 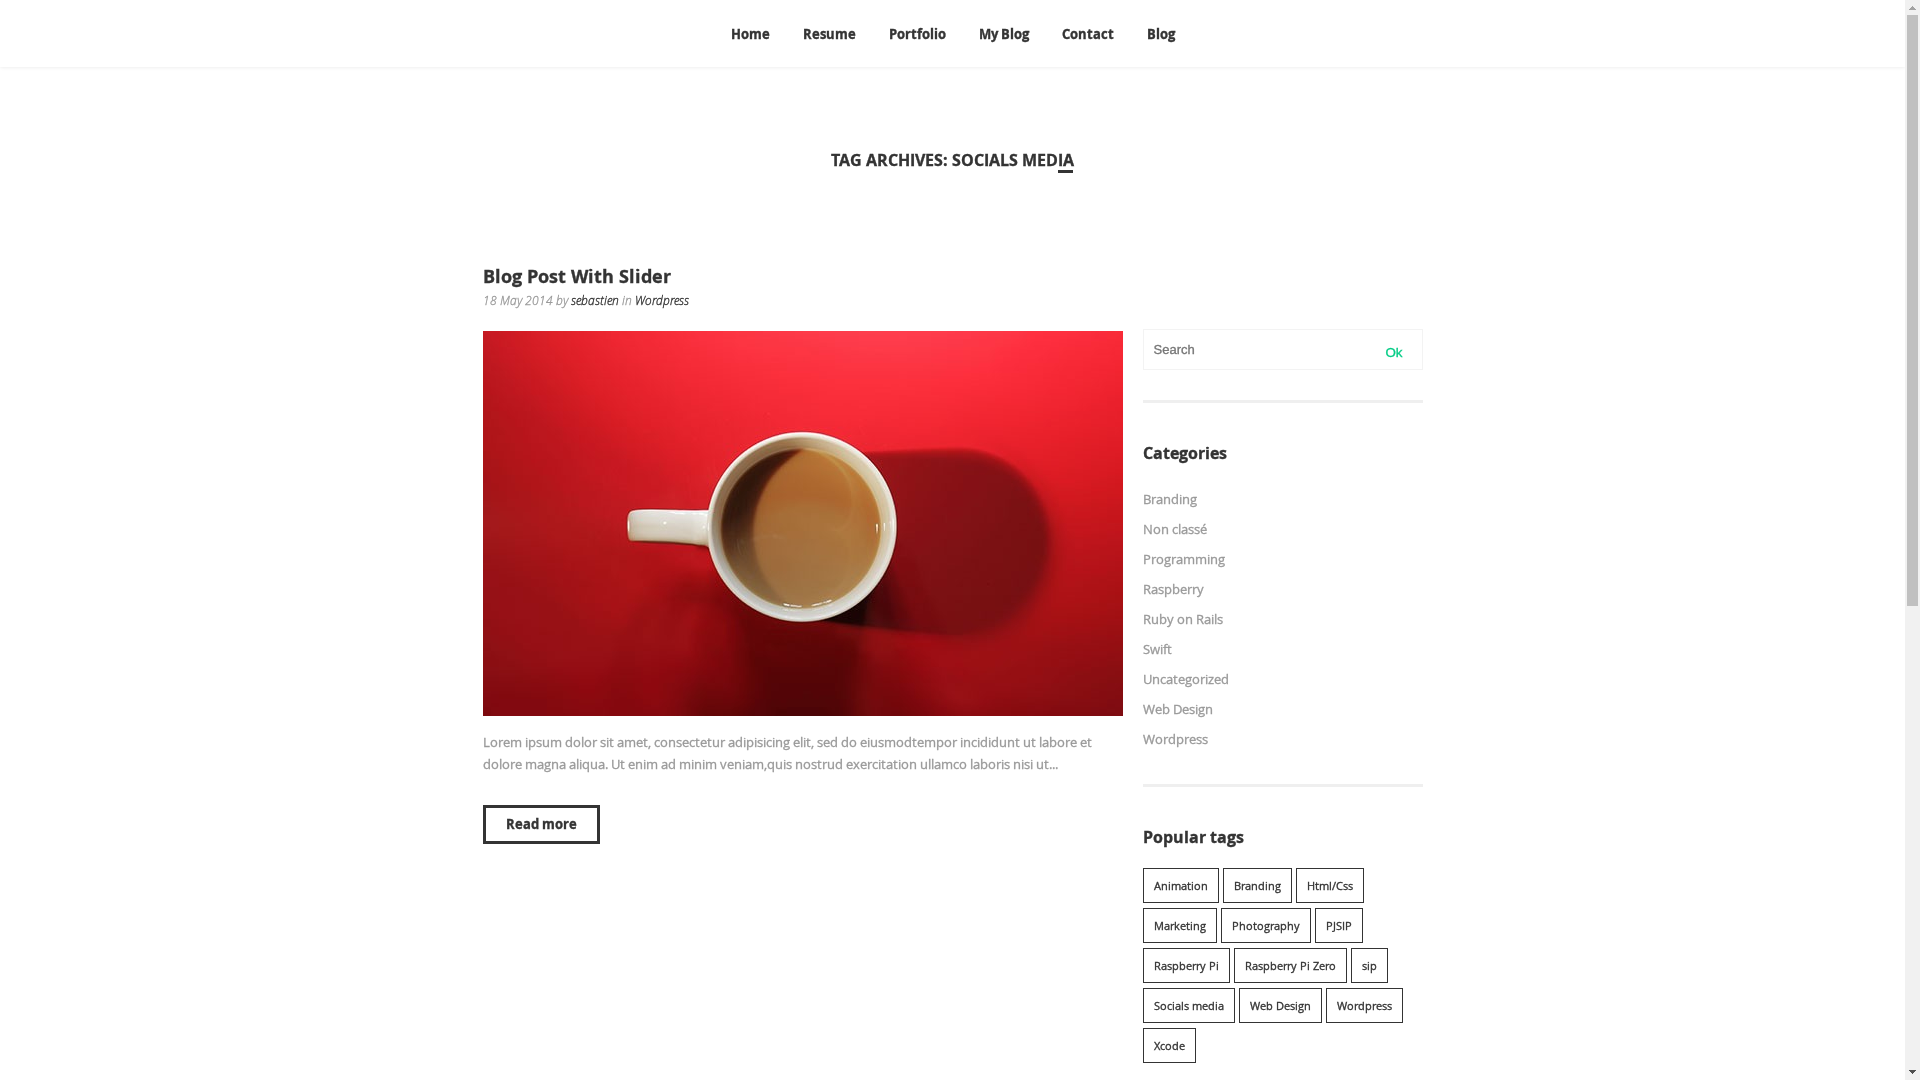 I want to click on 'Html/Css', so click(x=1329, y=884).